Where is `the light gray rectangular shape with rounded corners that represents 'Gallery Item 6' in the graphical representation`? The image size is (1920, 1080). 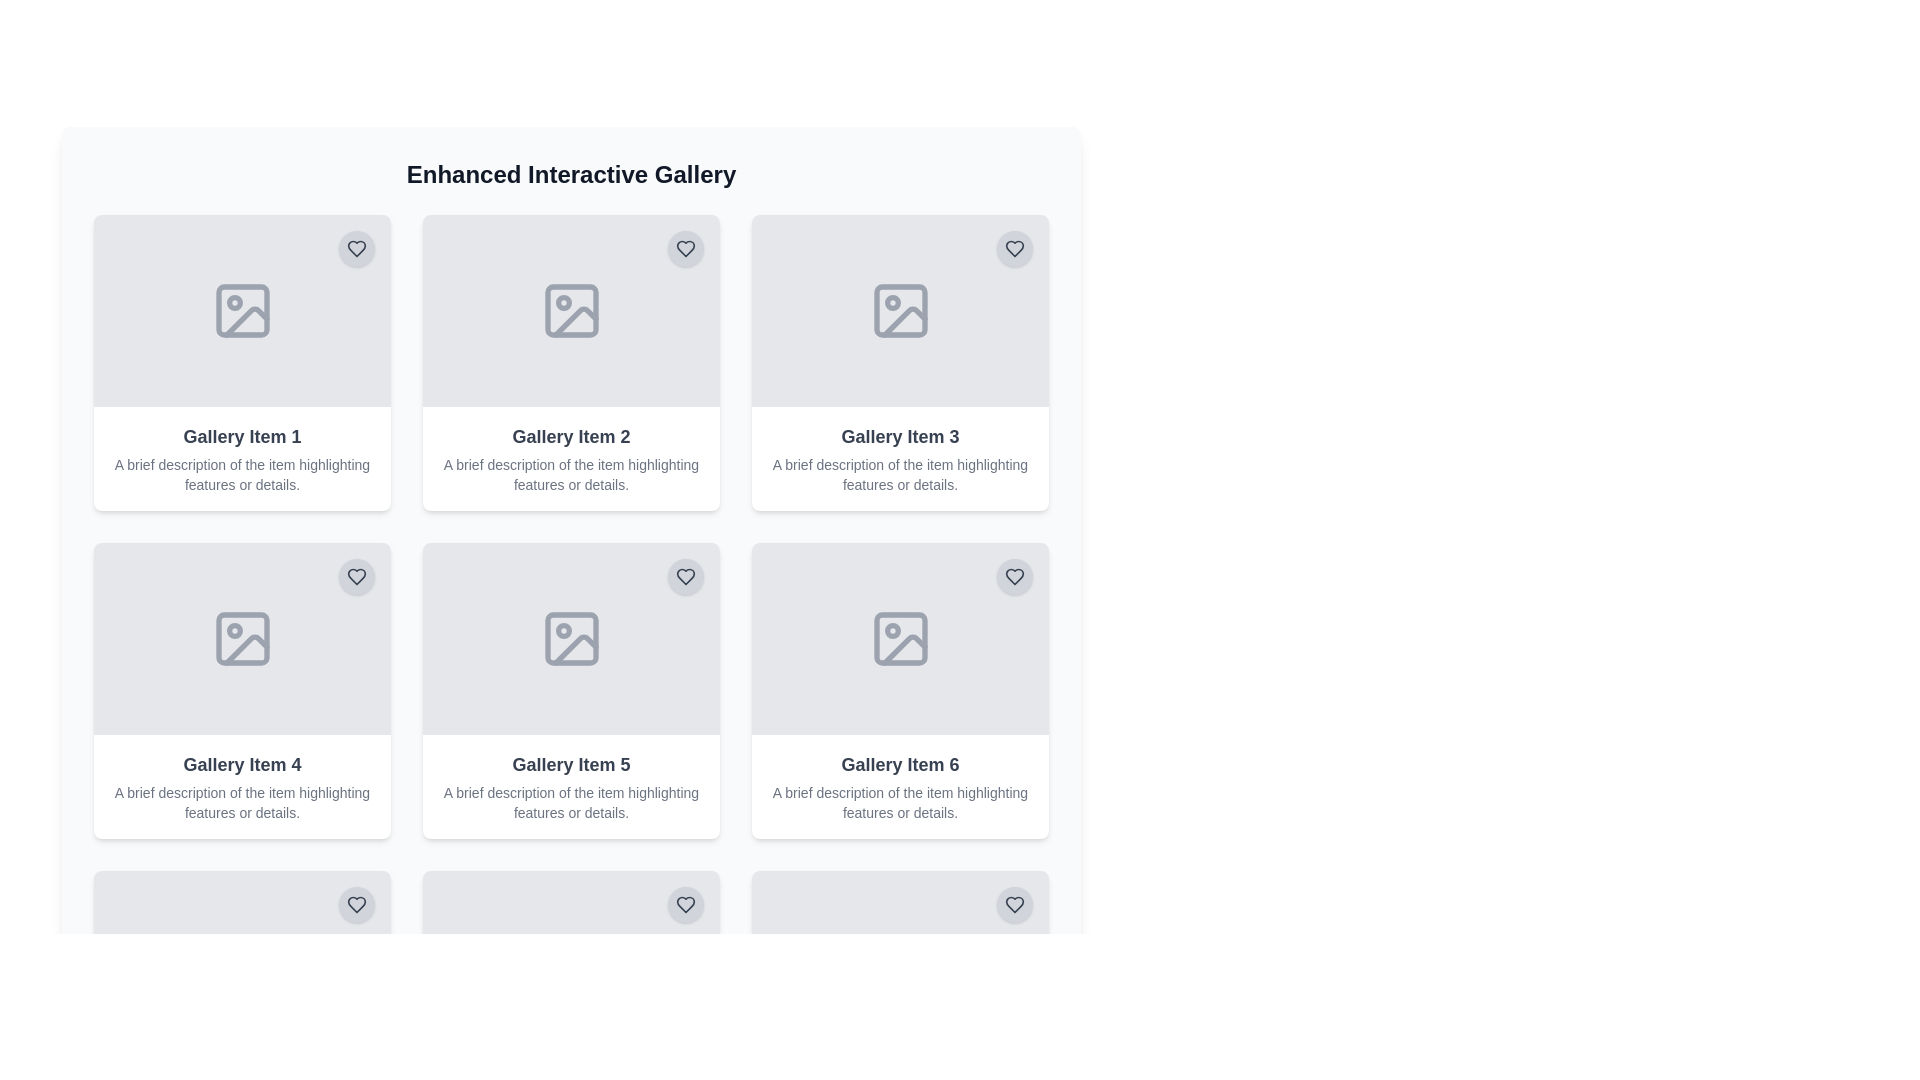 the light gray rectangular shape with rounded corners that represents 'Gallery Item 6' in the graphical representation is located at coordinates (899, 639).